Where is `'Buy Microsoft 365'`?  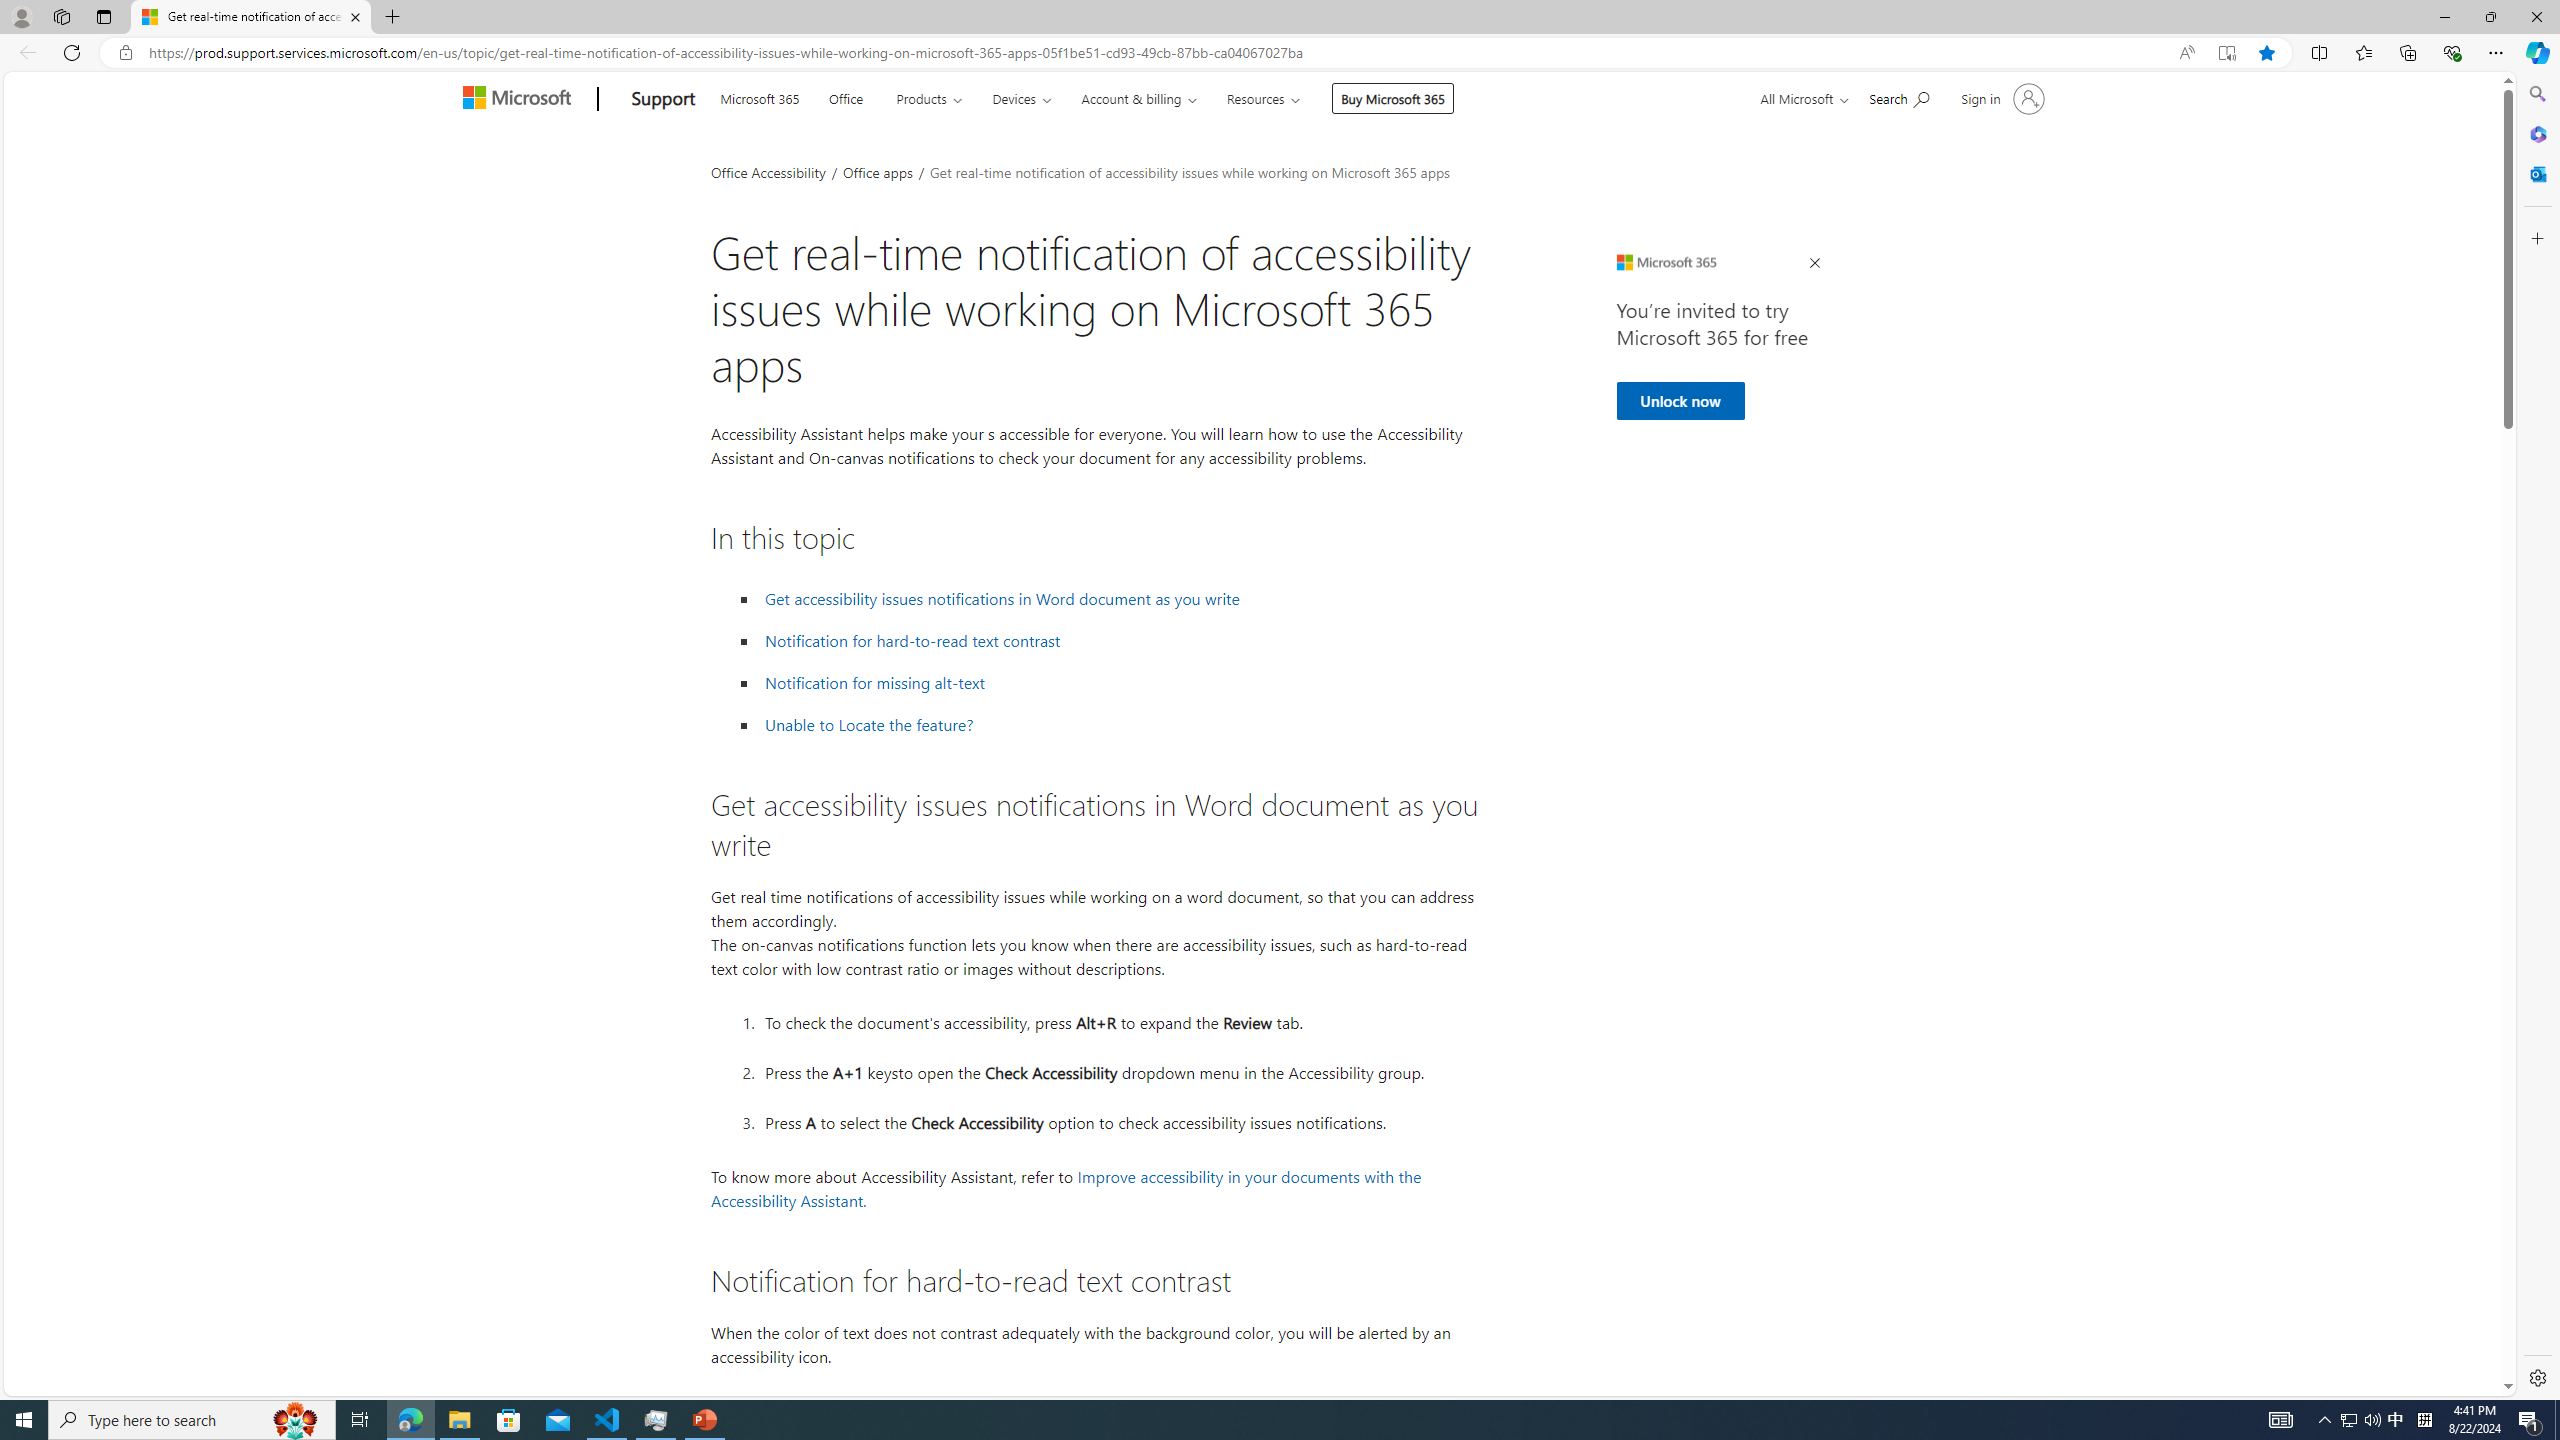 'Buy Microsoft 365' is located at coordinates (1391, 97).